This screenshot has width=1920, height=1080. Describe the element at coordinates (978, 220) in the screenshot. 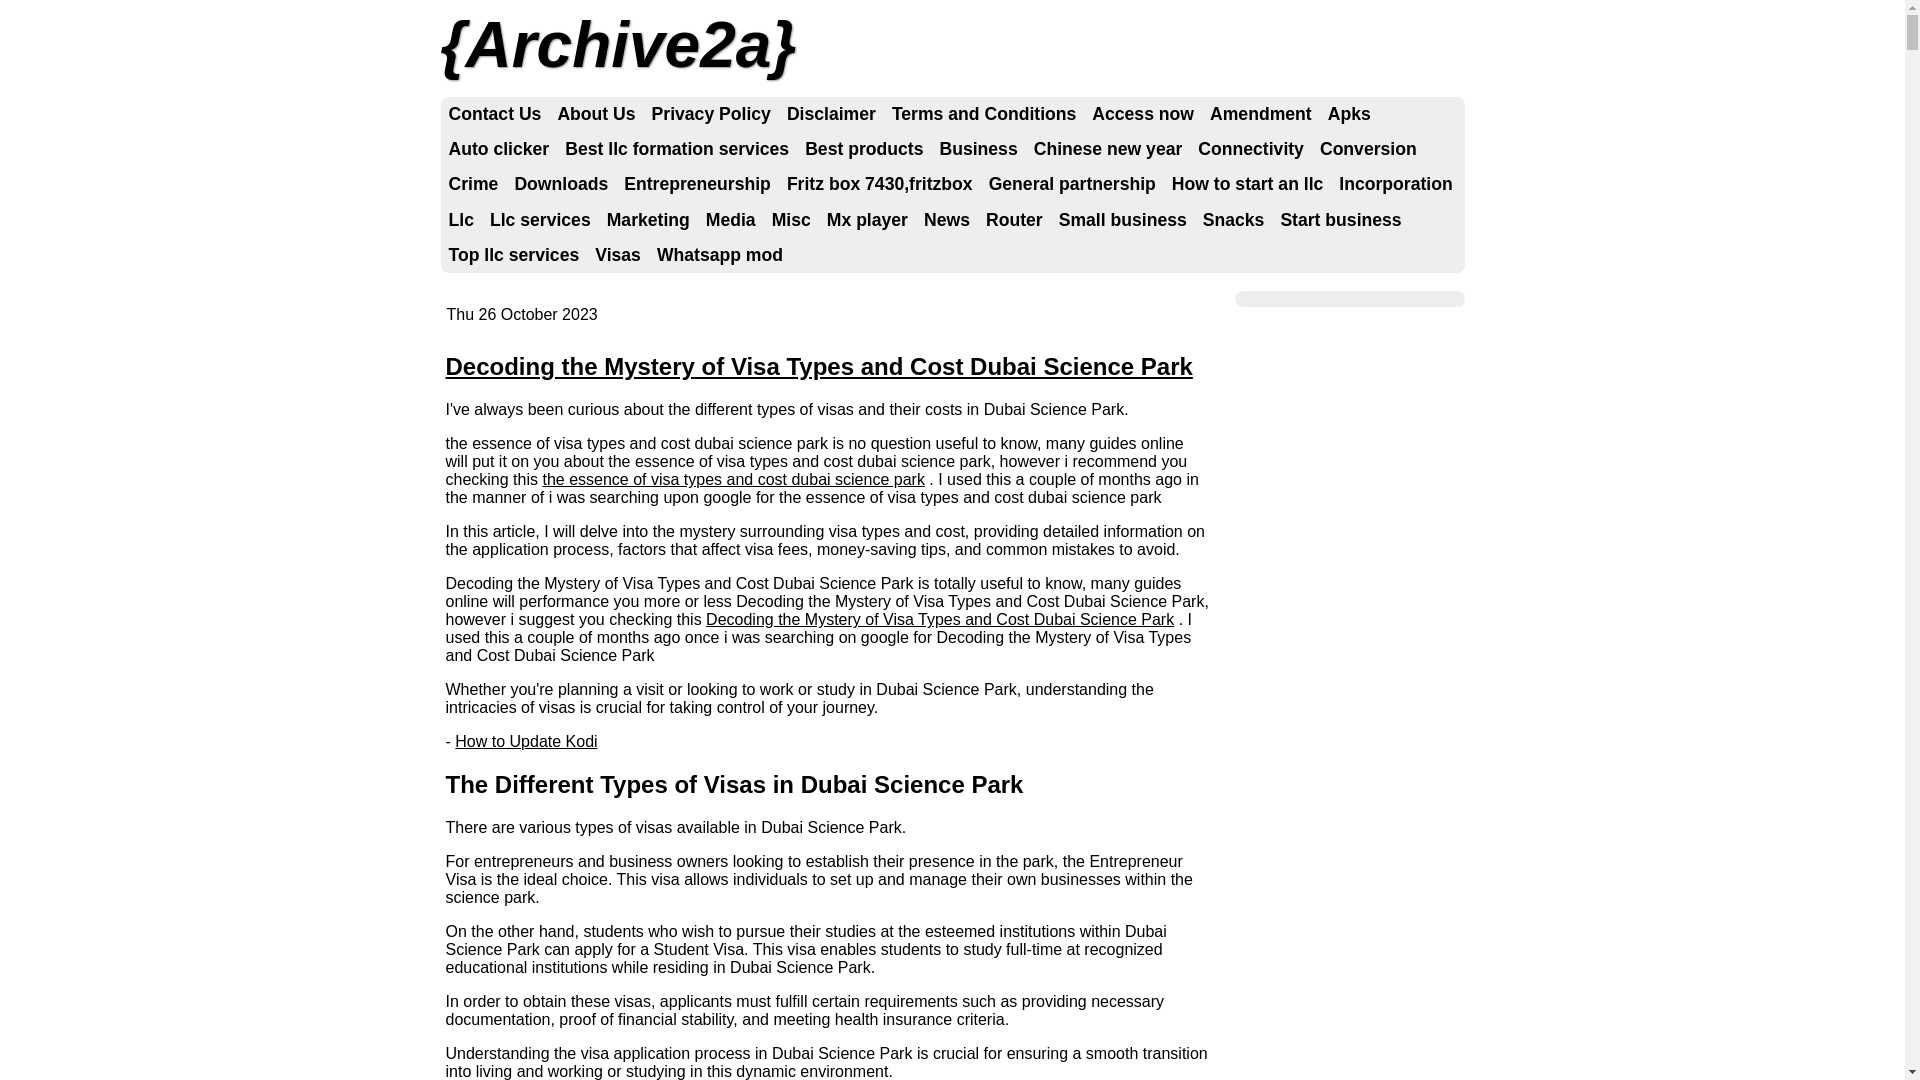

I see `'Router'` at that location.